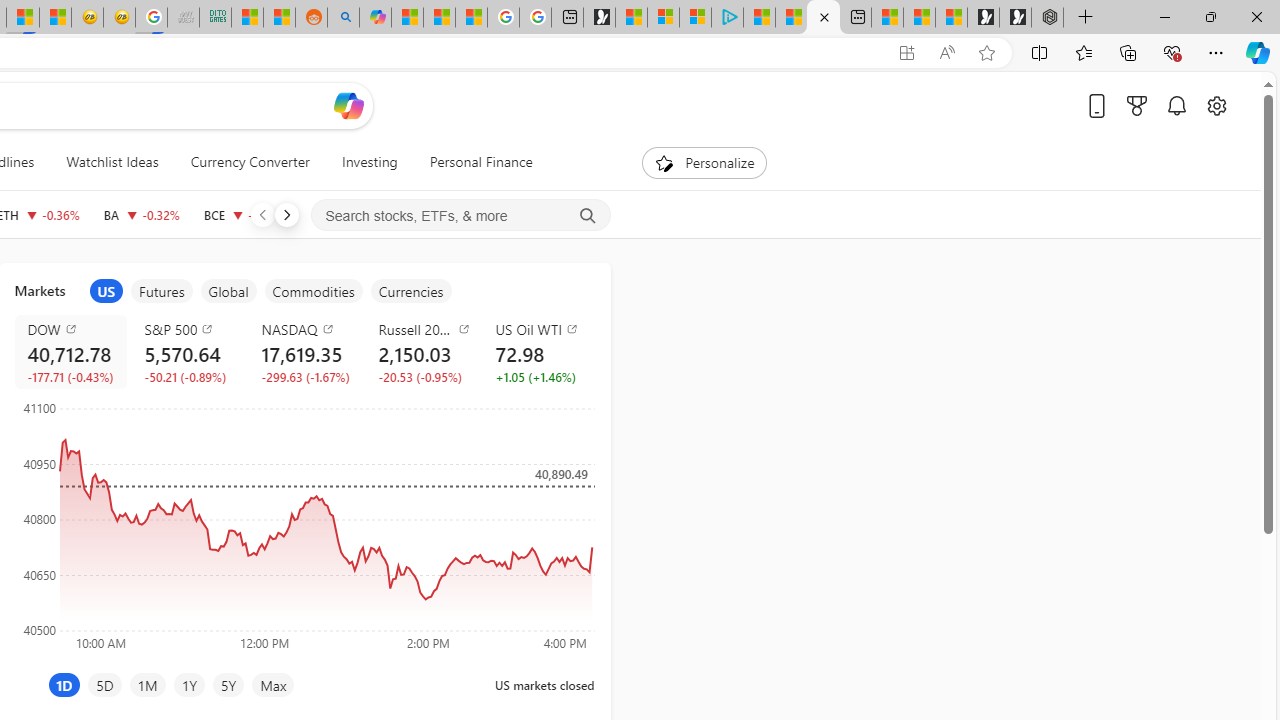 The height and width of the screenshot is (720, 1280). Describe the element at coordinates (1257, 51) in the screenshot. I see `'Copilot (Ctrl+Shift+.)'` at that location.